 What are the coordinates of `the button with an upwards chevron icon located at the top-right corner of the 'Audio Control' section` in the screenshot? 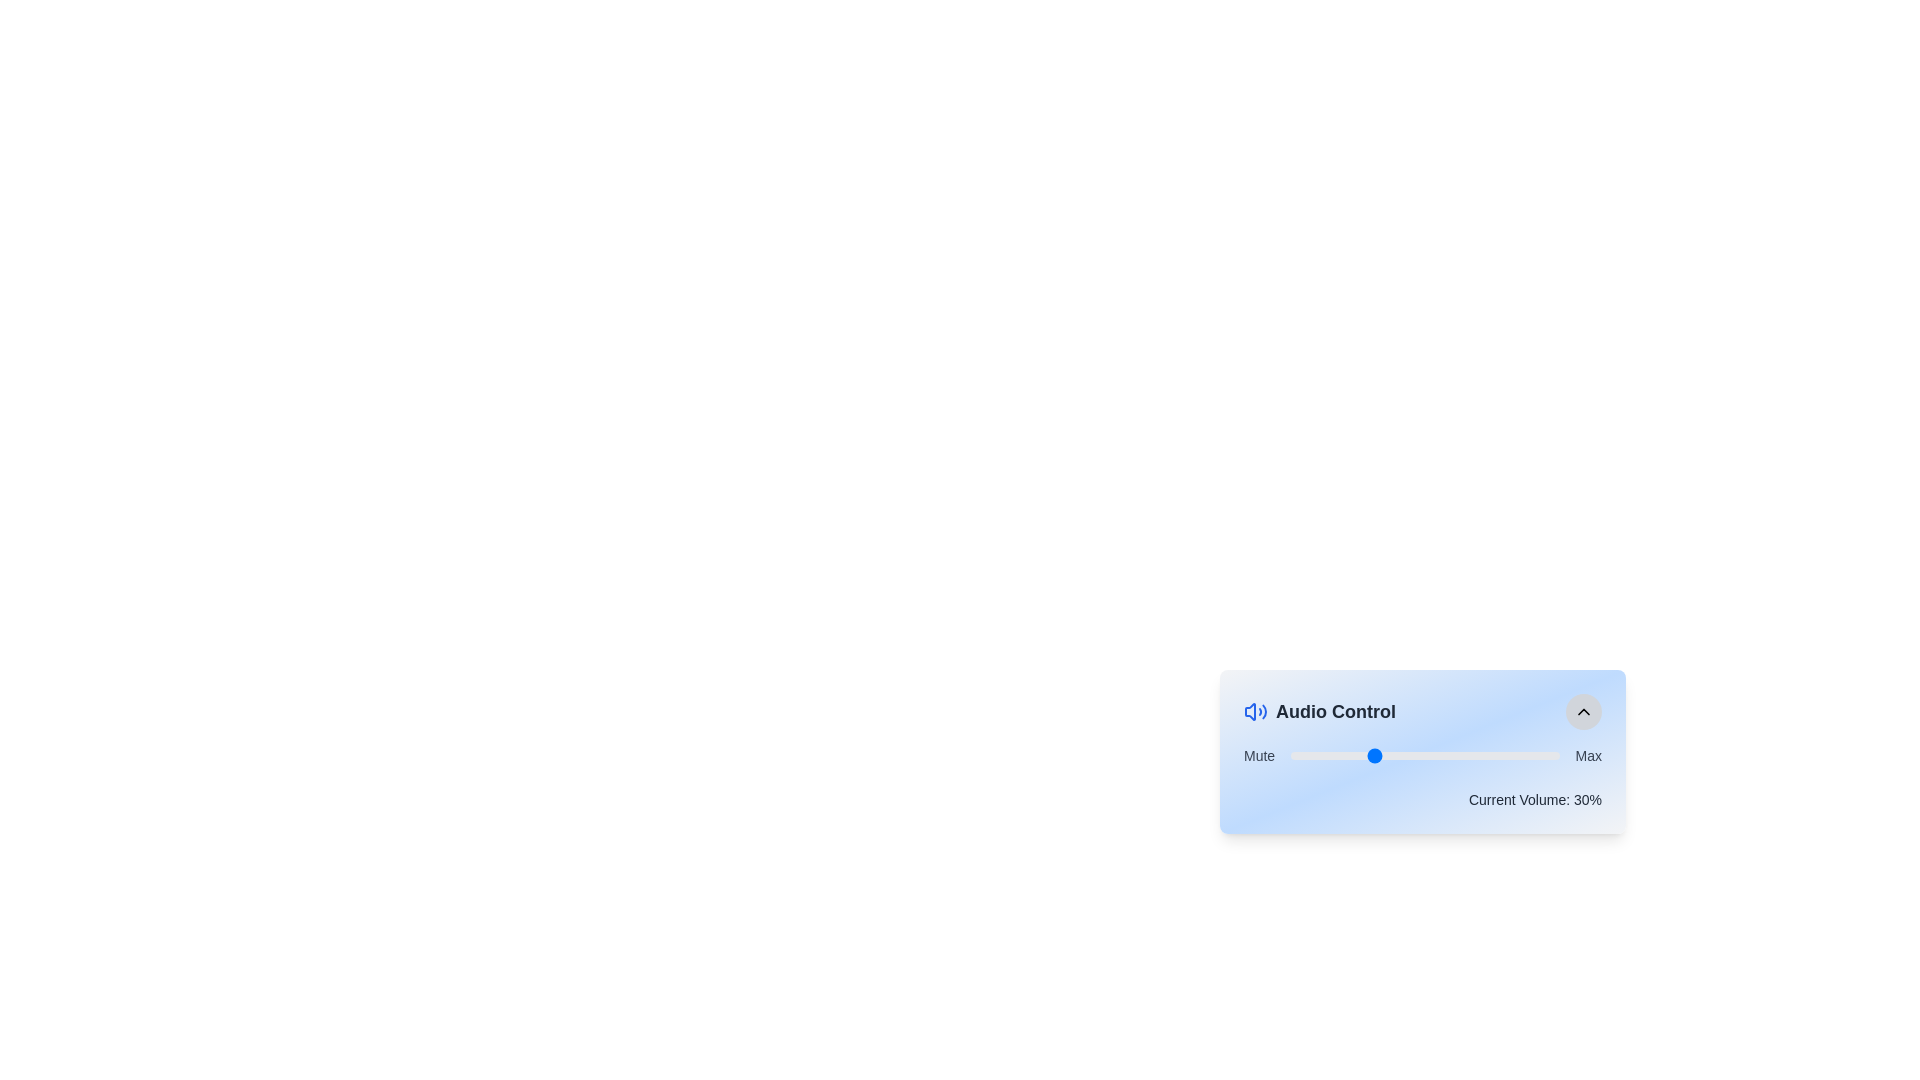 It's located at (1583, 711).